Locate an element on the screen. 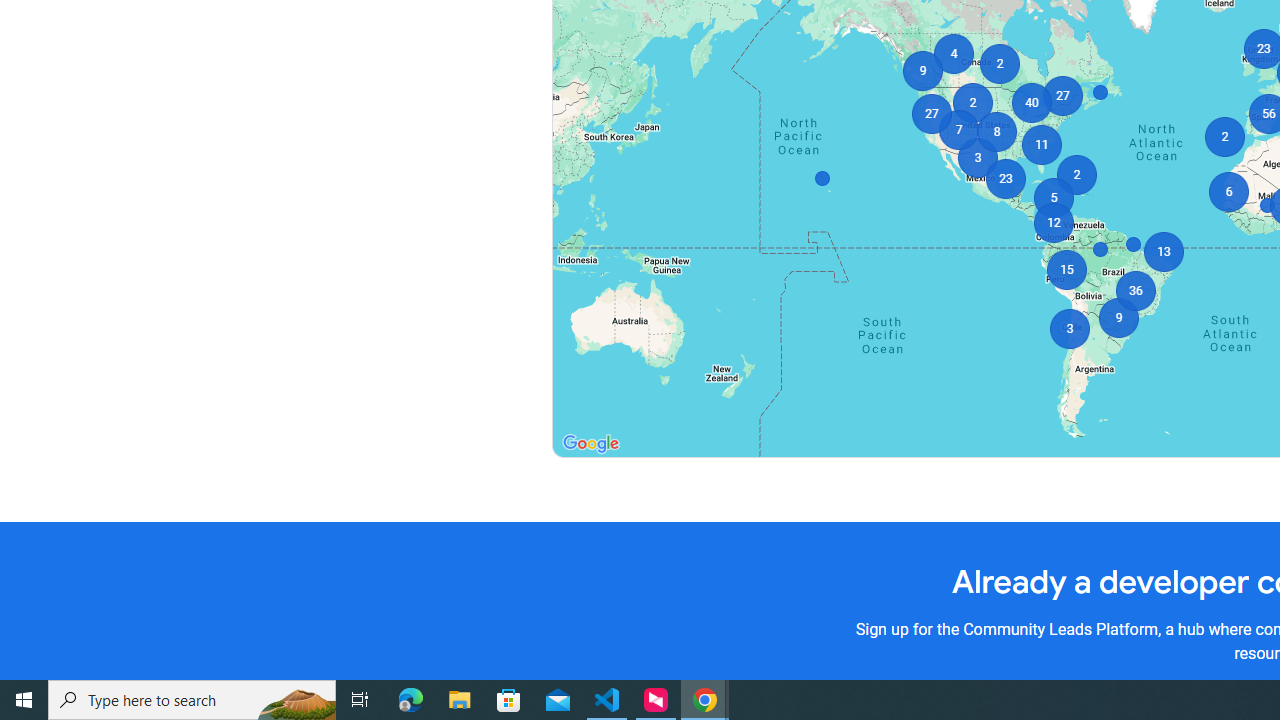 Image resolution: width=1280 pixels, height=720 pixels. '7' is located at coordinates (957, 129).